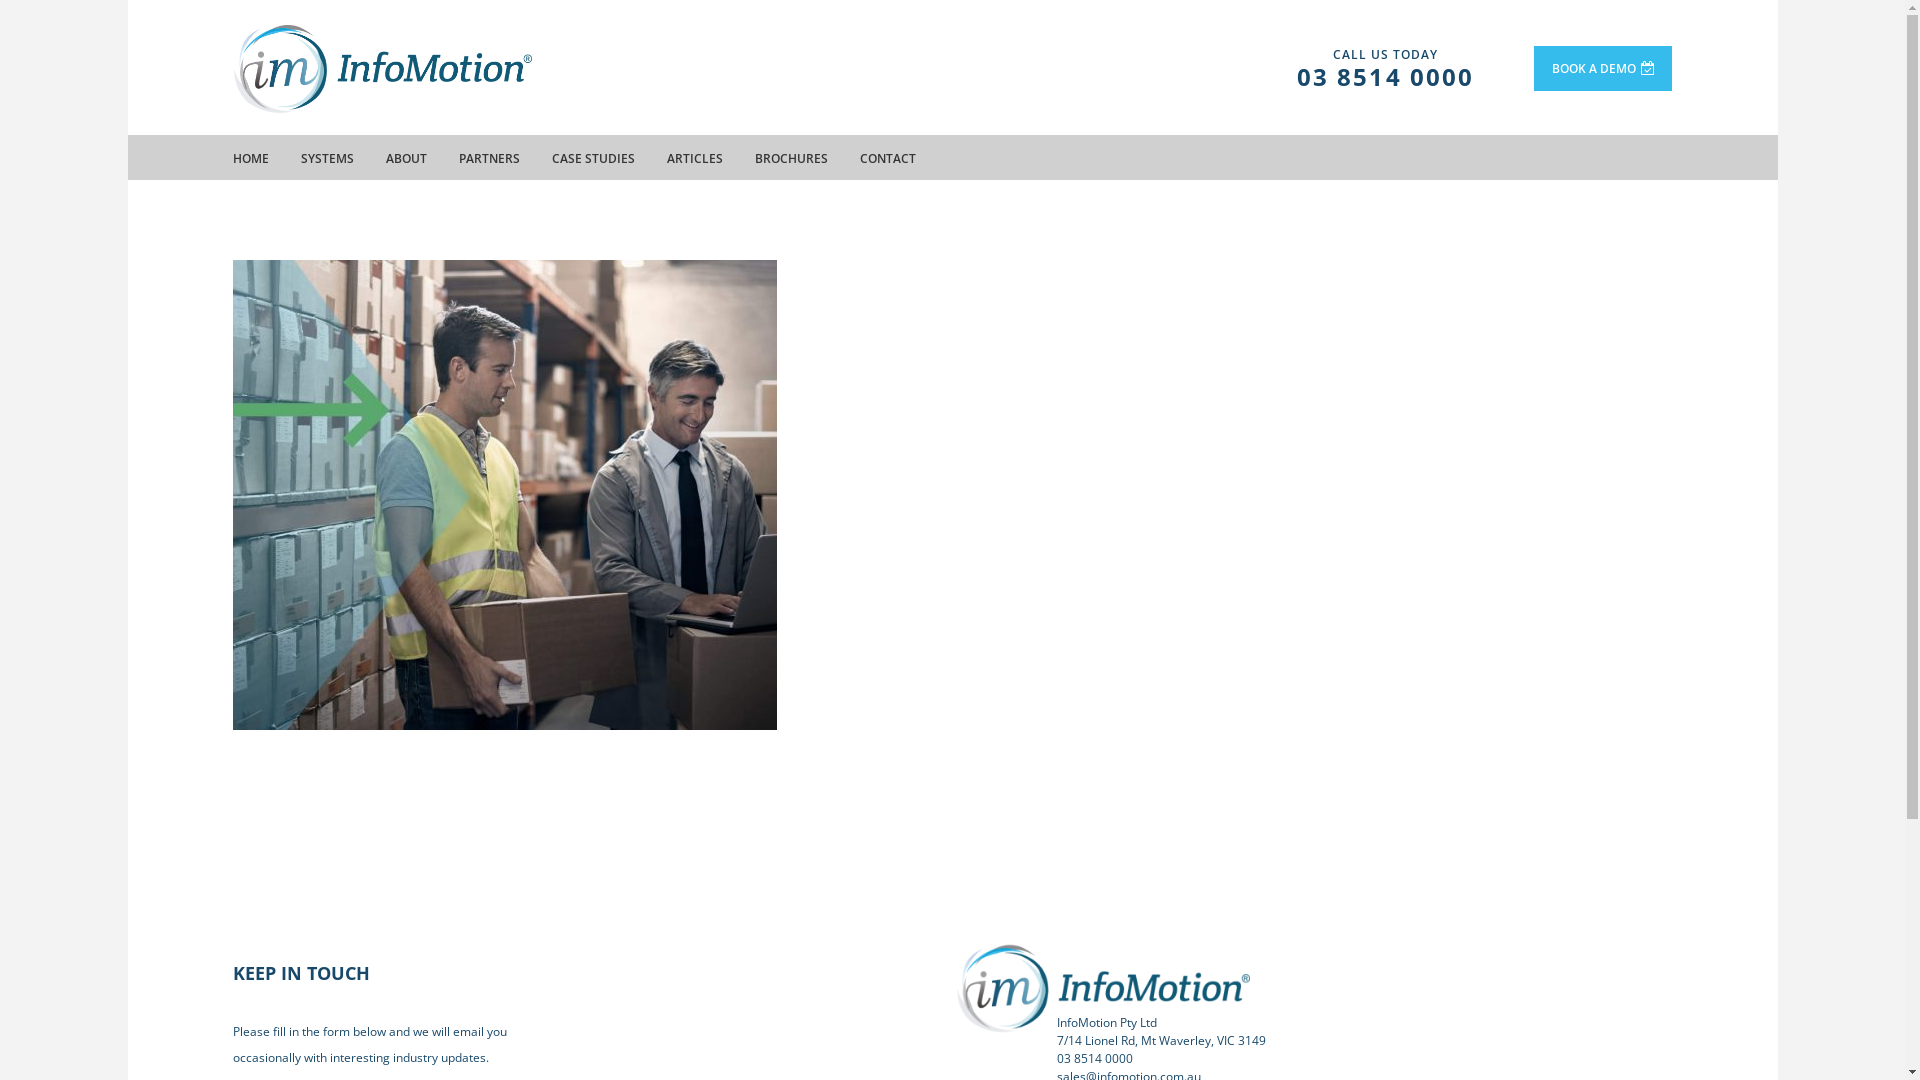  What do you see at coordinates (789, 157) in the screenshot?
I see `'BROCHURES'` at bounding box center [789, 157].